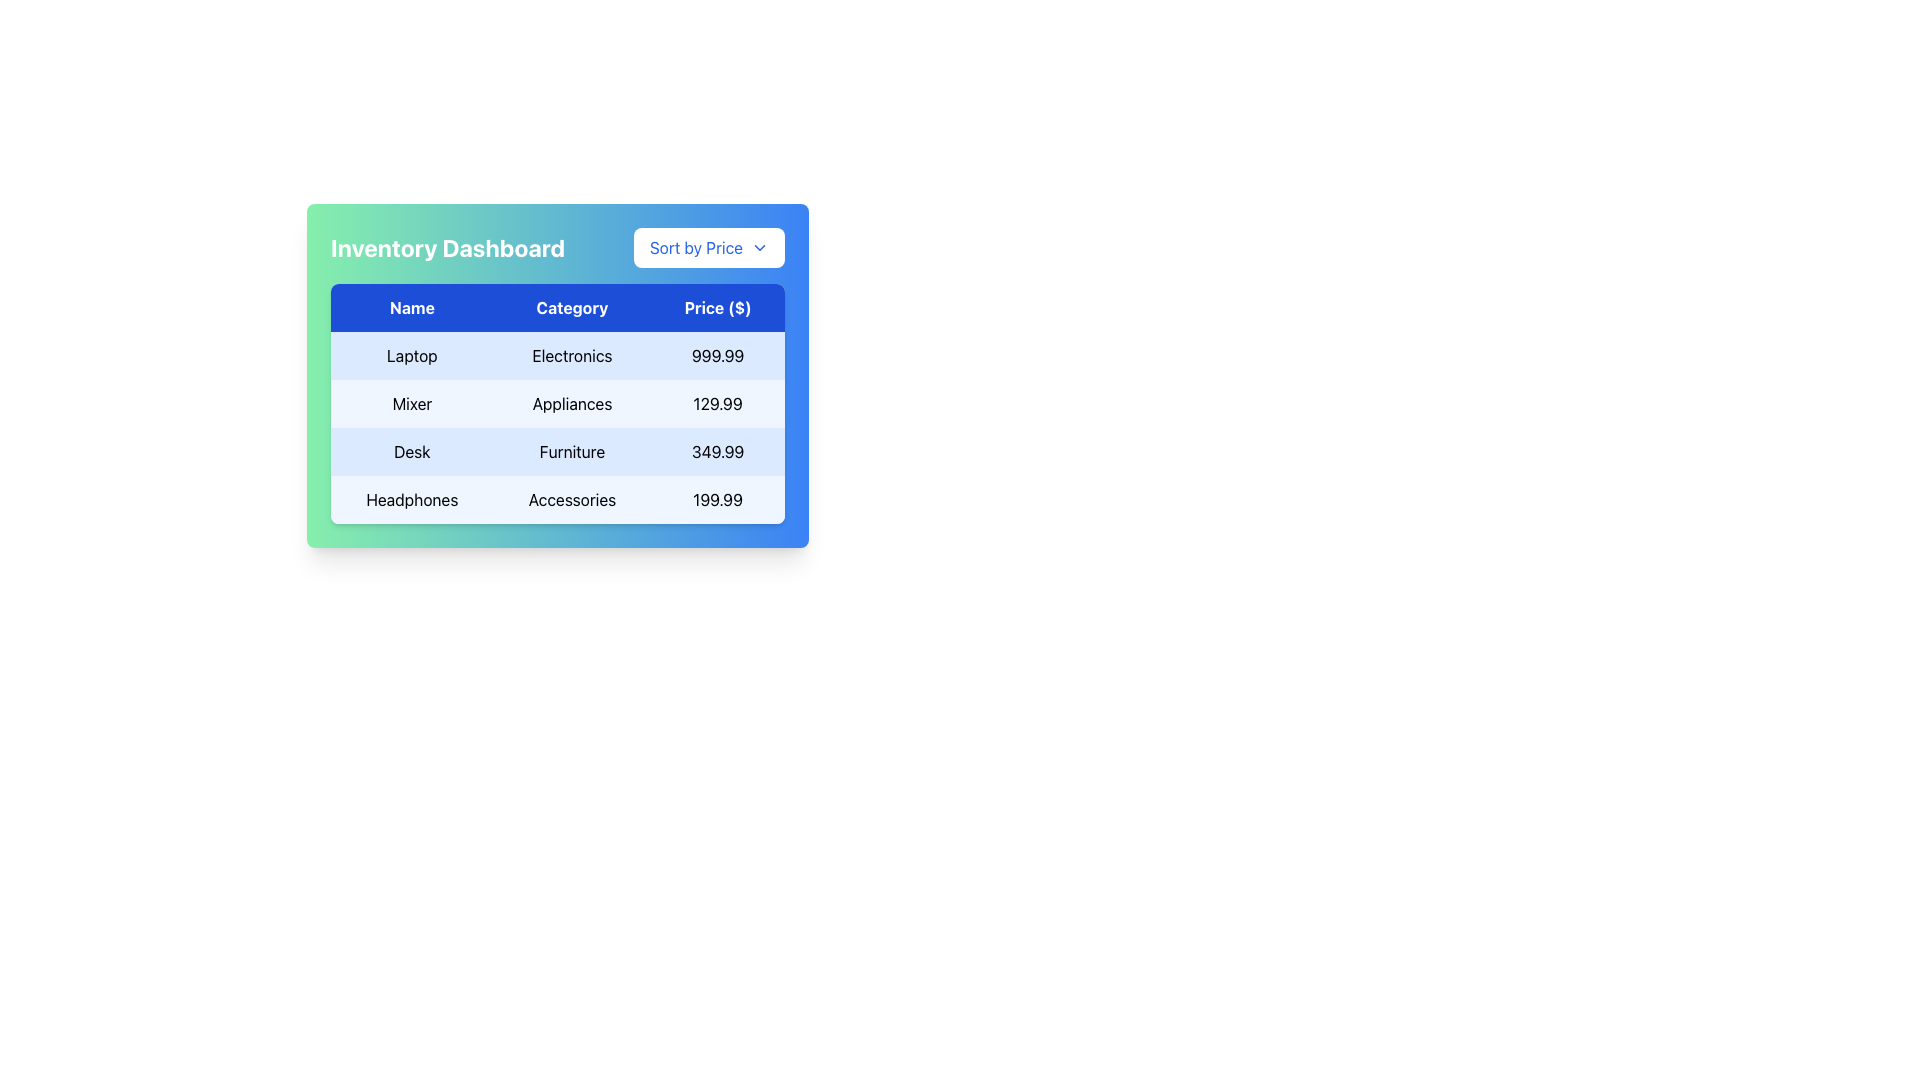 Image resolution: width=1920 pixels, height=1080 pixels. What do you see at coordinates (718, 308) in the screenshot?
I see `the 'Price ($)' text label, which is the third column header in the table, indicating the type of information contained in that column` at bounding box center [718, 308].